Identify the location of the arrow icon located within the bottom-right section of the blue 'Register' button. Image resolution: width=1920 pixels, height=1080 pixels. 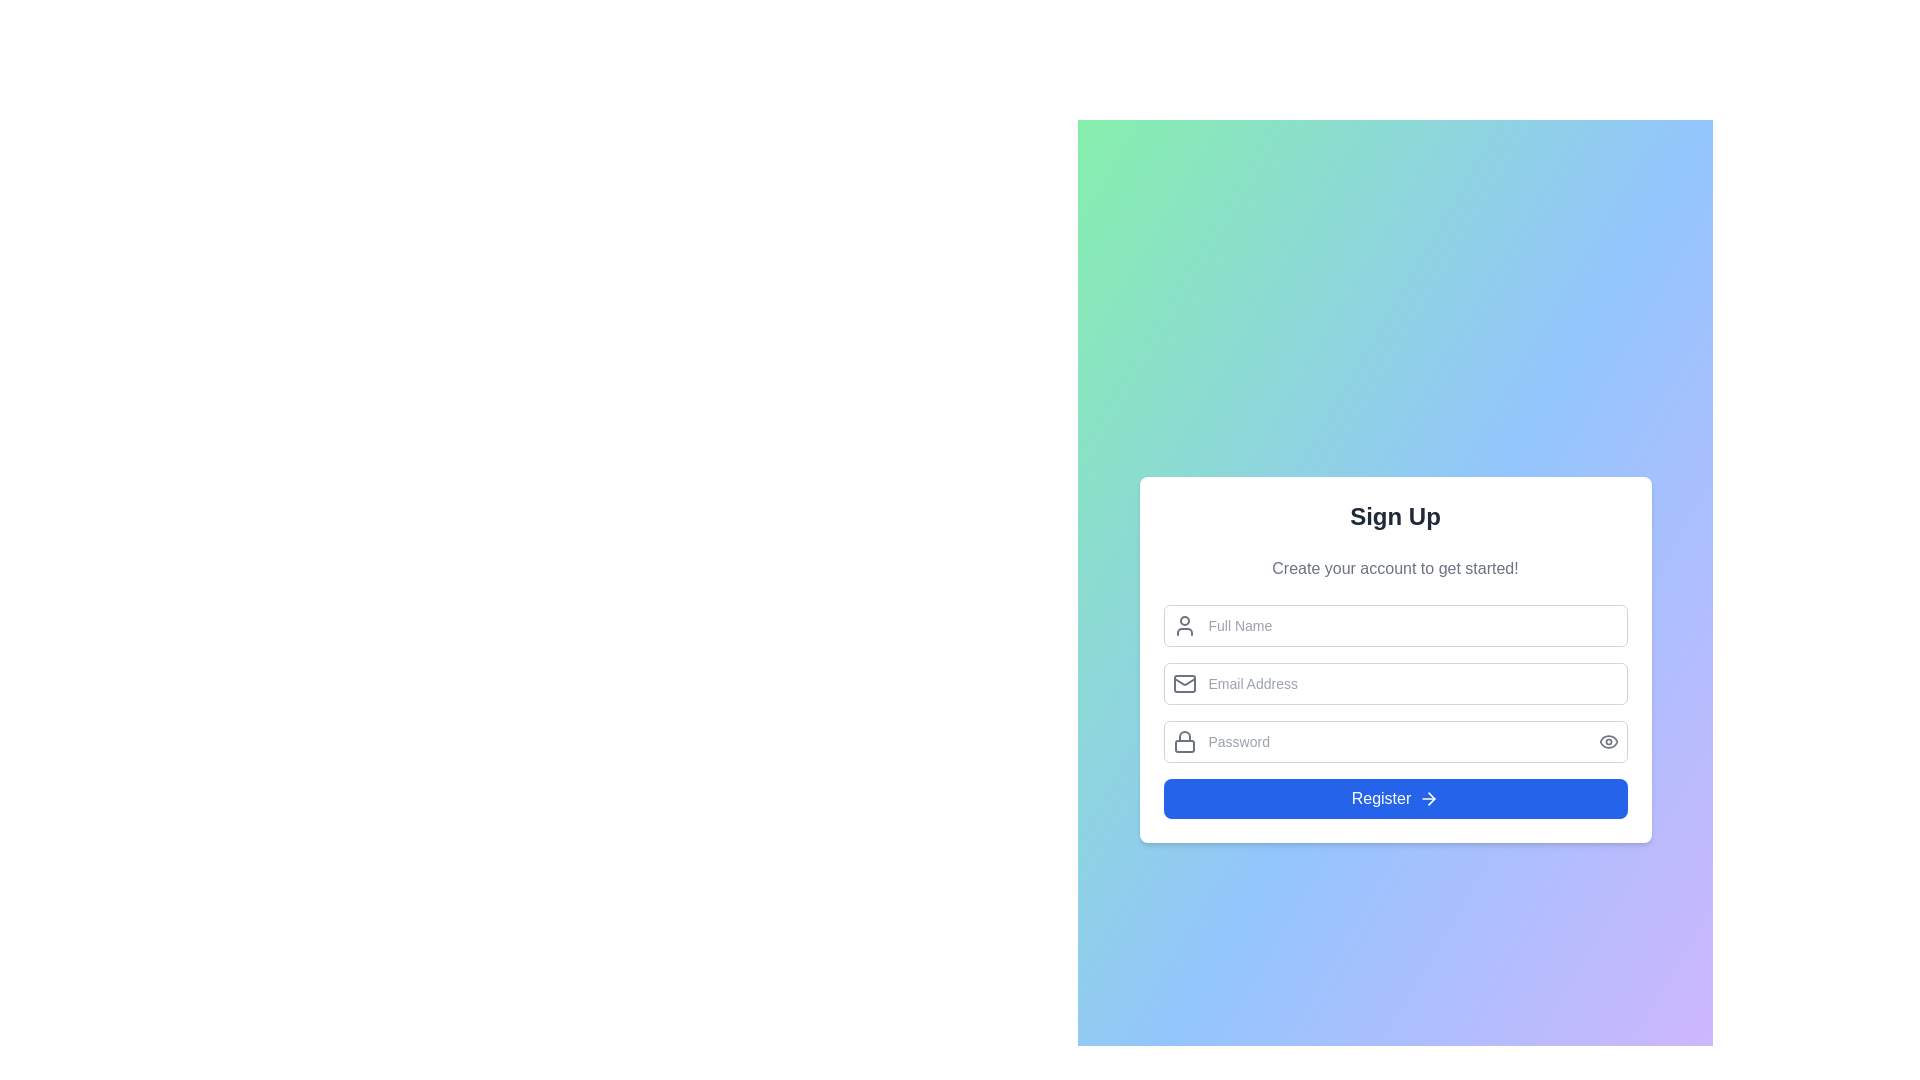
(1431, 797).